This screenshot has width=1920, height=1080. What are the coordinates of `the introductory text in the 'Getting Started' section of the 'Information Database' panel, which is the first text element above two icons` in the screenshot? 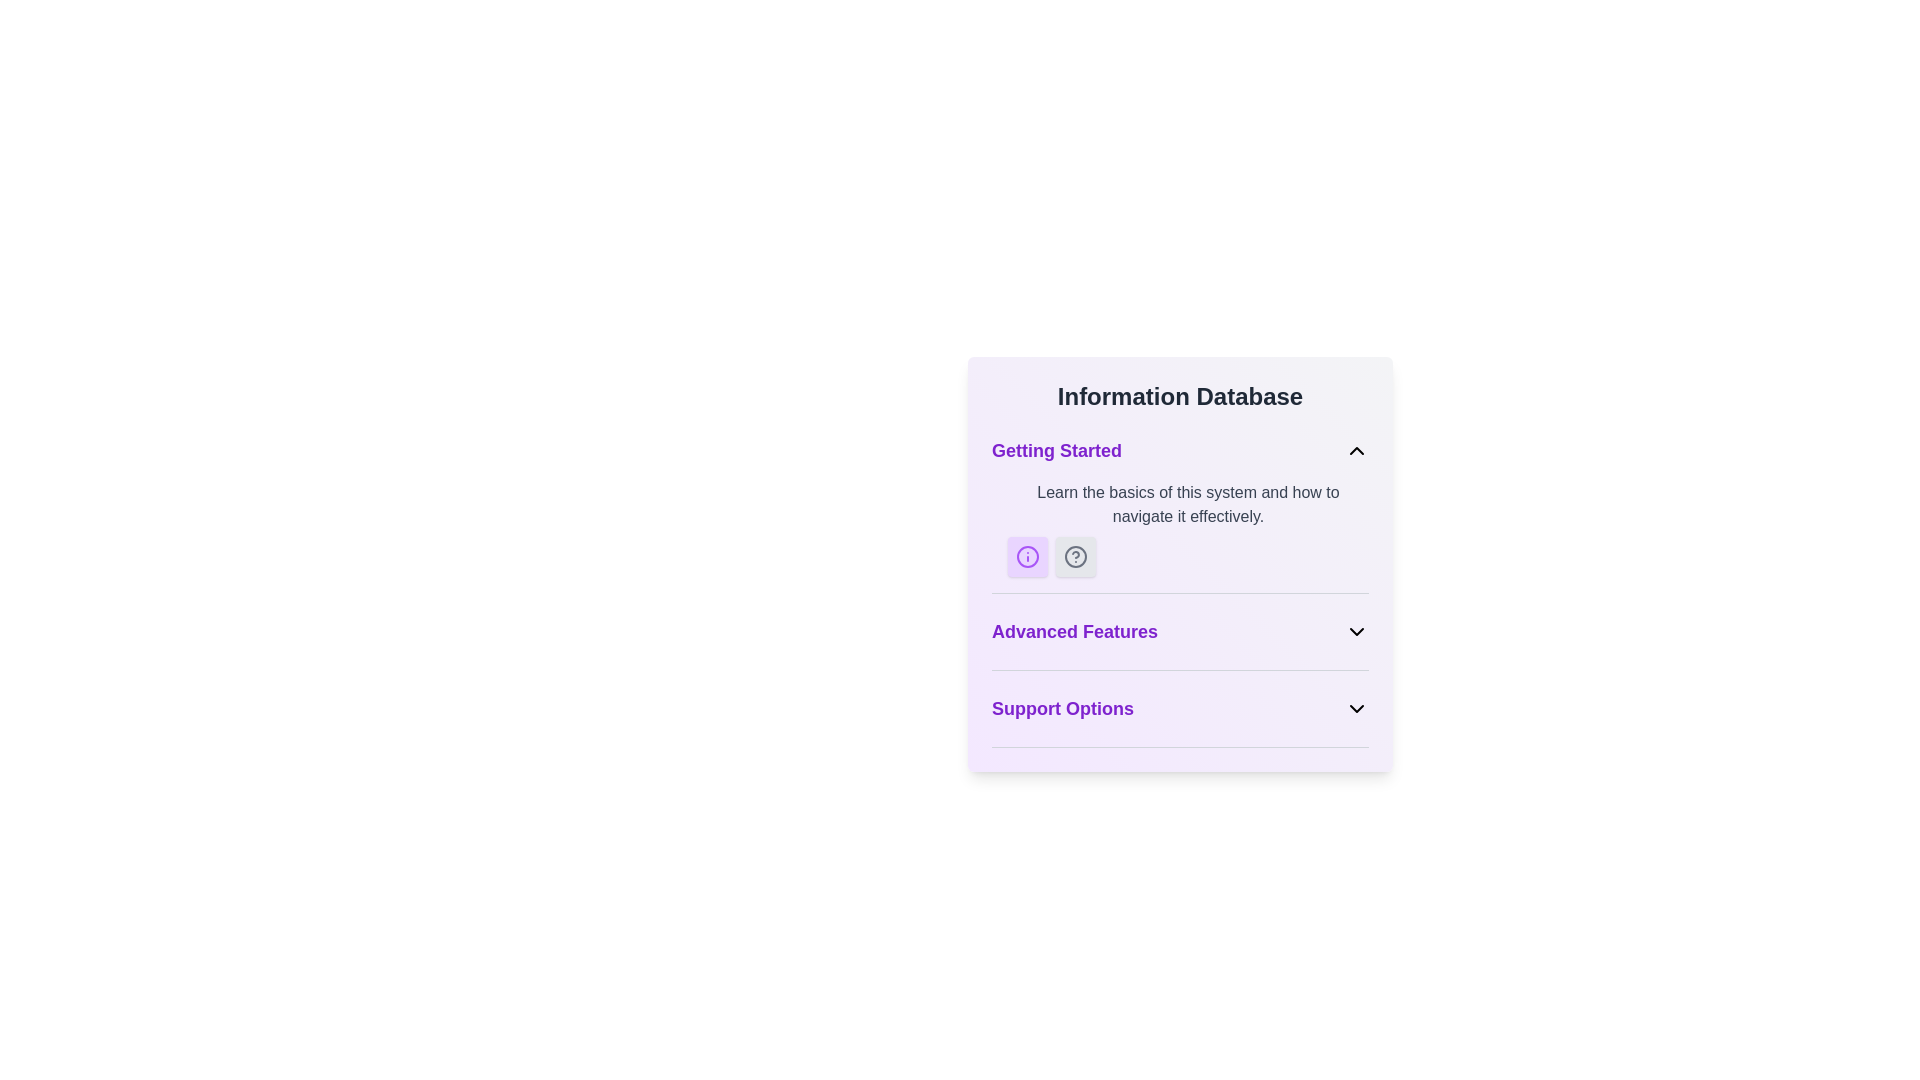 It's located at (1188, 504).